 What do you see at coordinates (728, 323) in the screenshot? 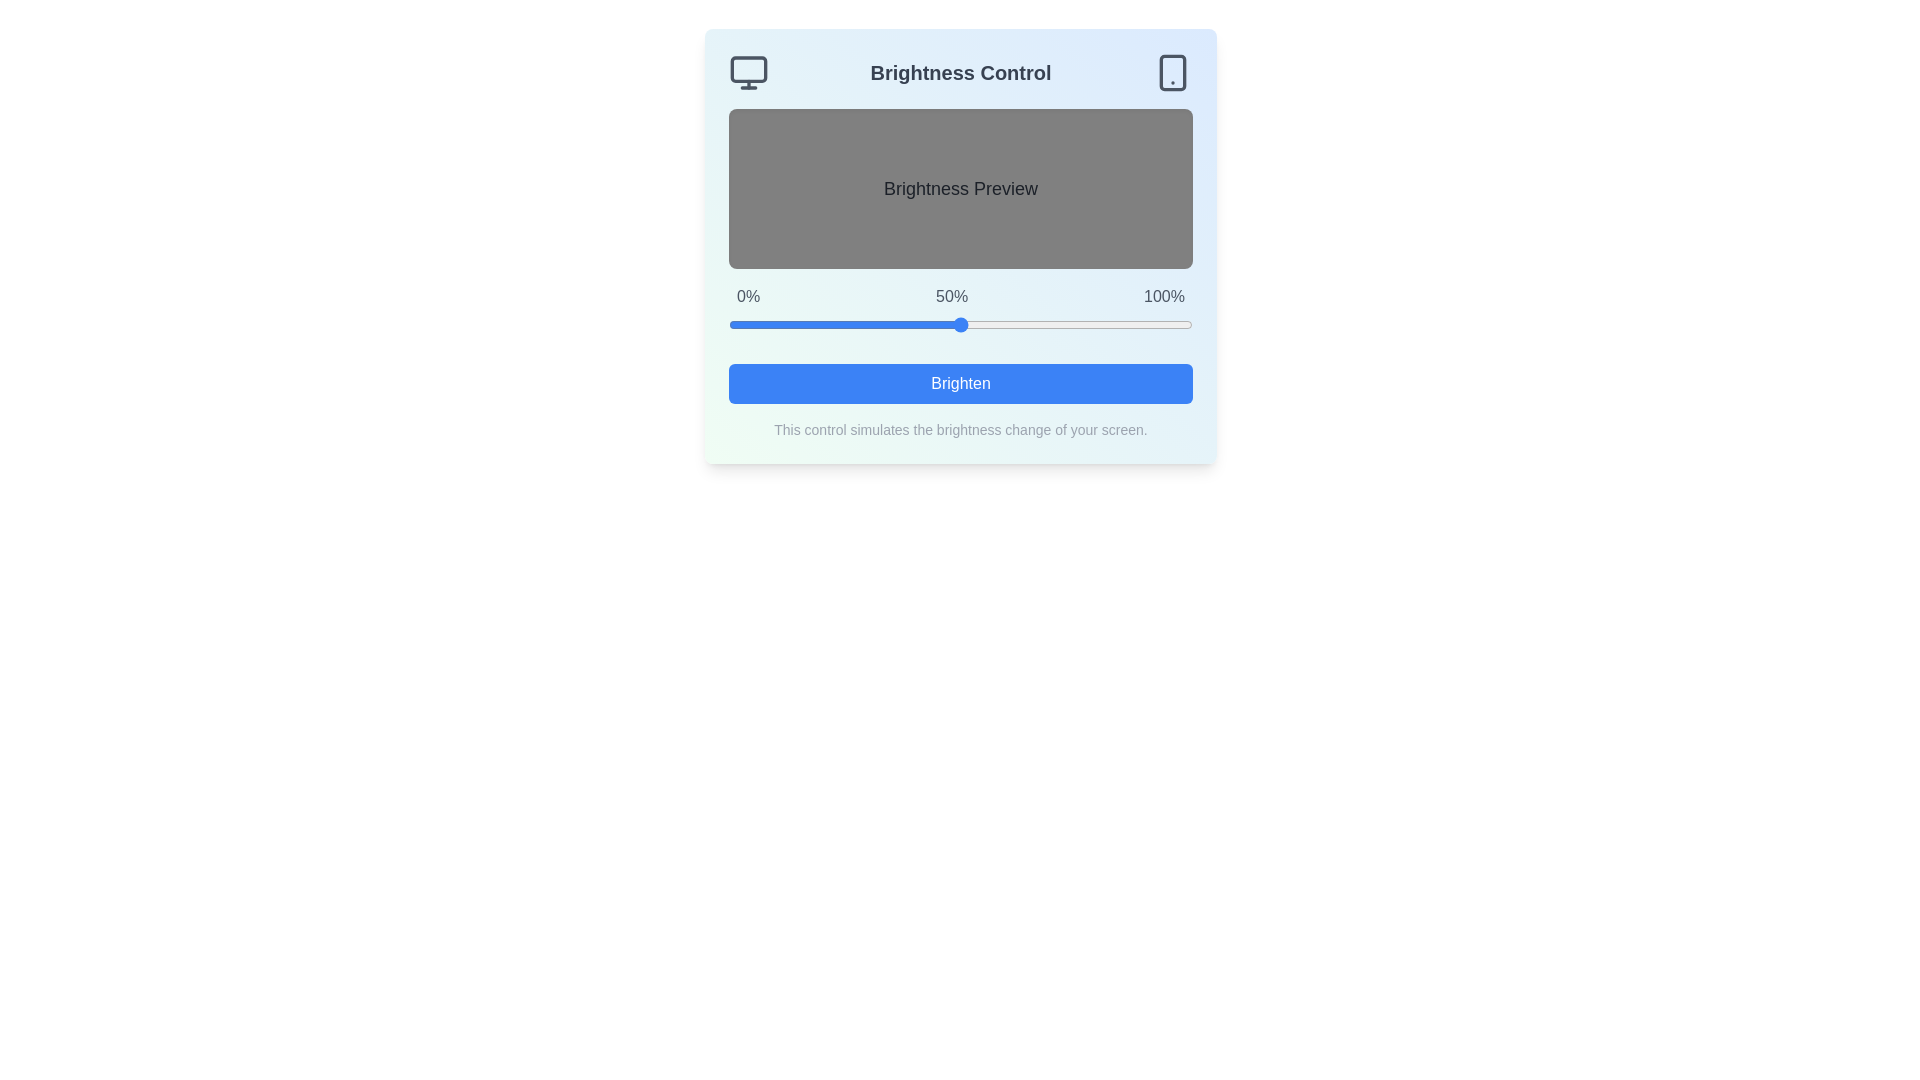
I see `the brightness slider to 0%` at bounding box center [728, 323].